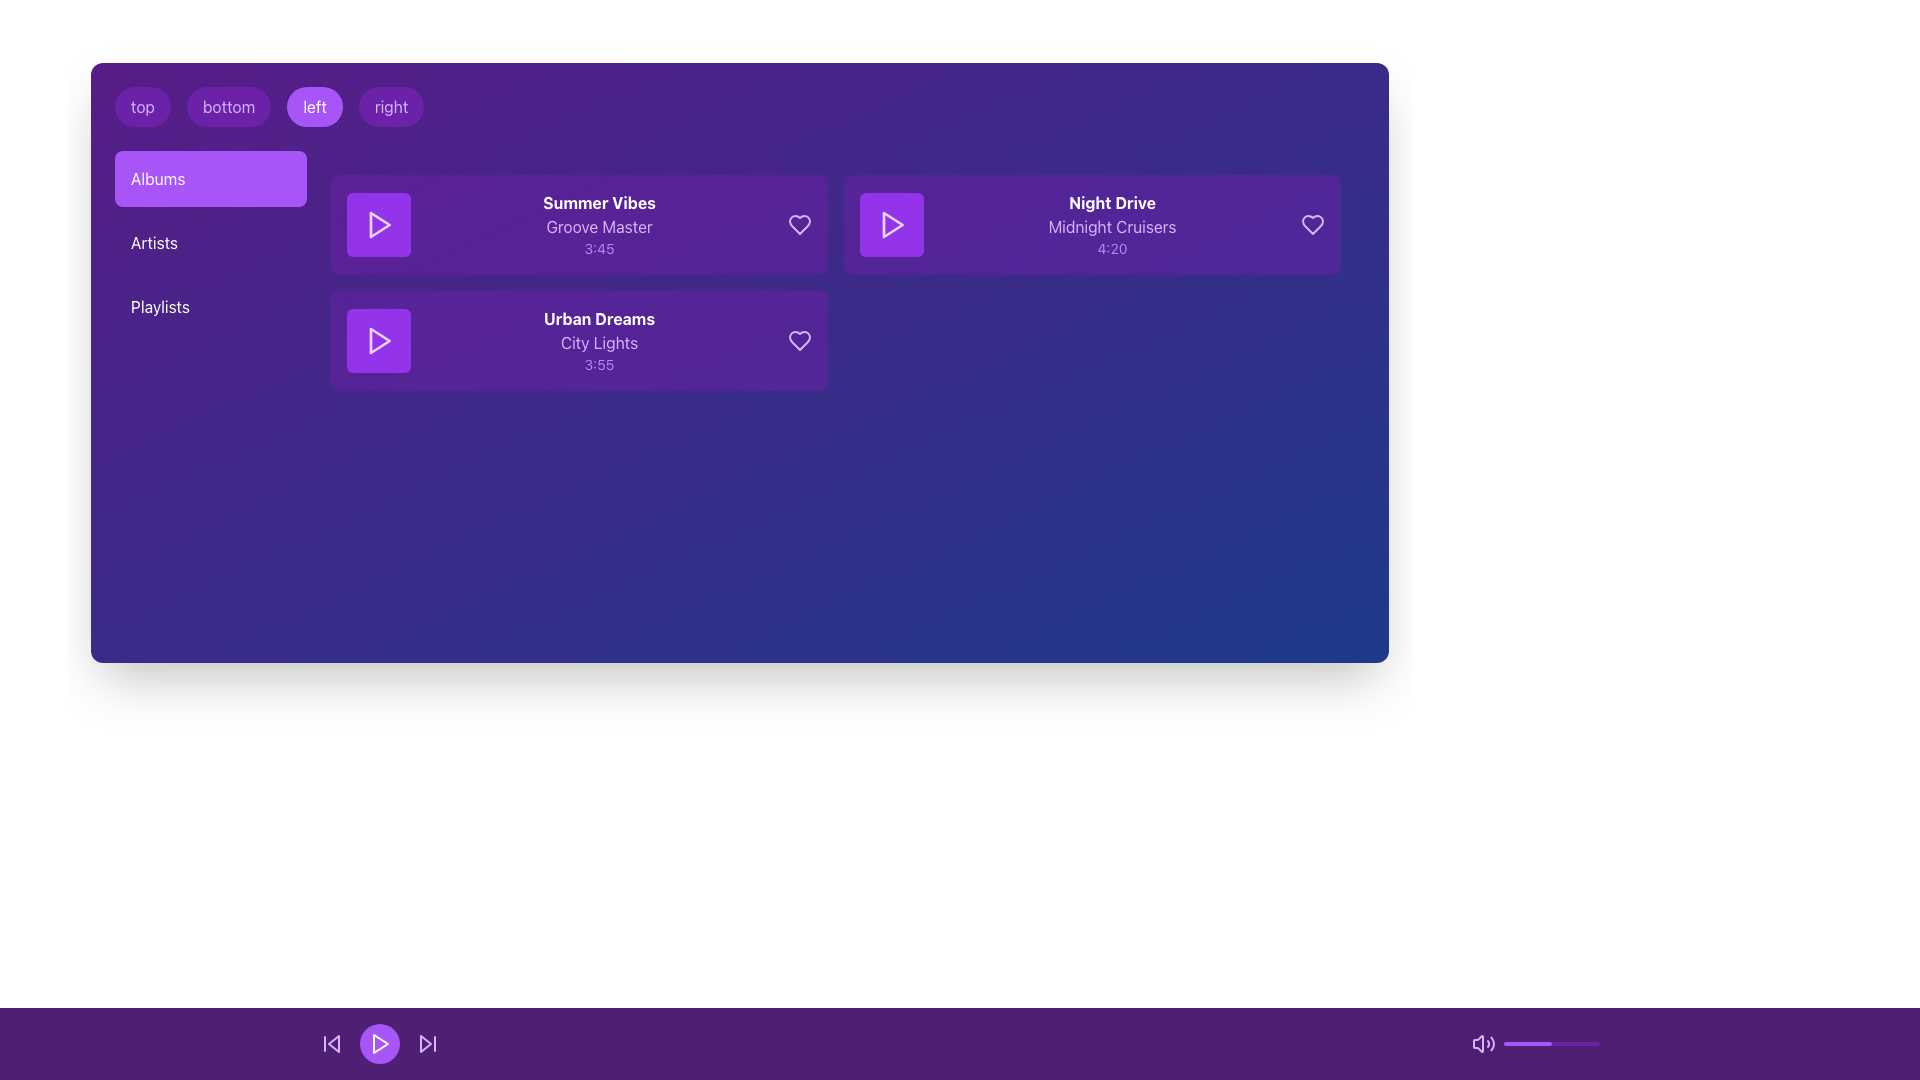 The width and height of the screenshot is (1920, 1080). What do you see at coordinates (379, 1043) in the screenshot?
I see `the round purple button featuring a white play icon in the center using keyboard navigation` at bounding box center [379, 1043].